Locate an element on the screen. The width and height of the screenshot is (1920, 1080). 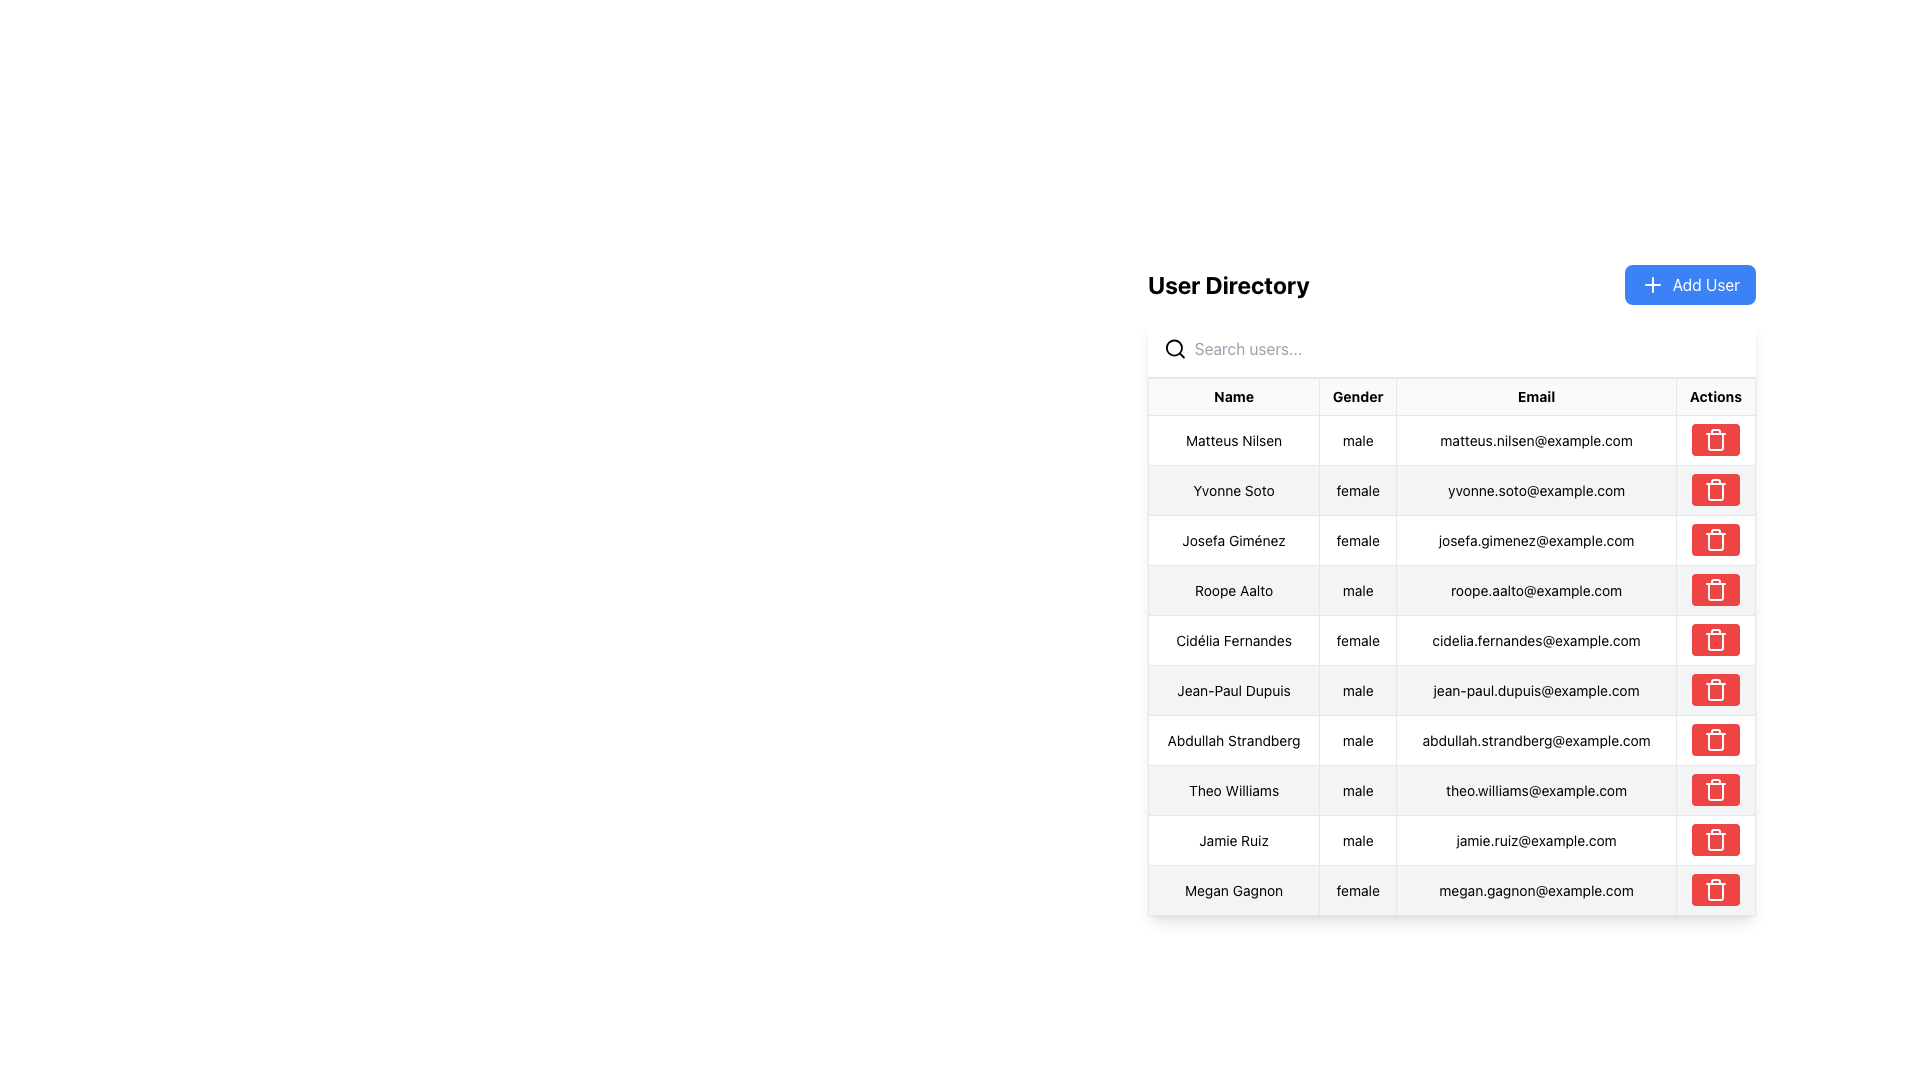
the static label representing the gender entry for user 'Megan Gagnon' in the 'User Directory' table, located in the 'Gender' column is located at coordinates (1358, 889).